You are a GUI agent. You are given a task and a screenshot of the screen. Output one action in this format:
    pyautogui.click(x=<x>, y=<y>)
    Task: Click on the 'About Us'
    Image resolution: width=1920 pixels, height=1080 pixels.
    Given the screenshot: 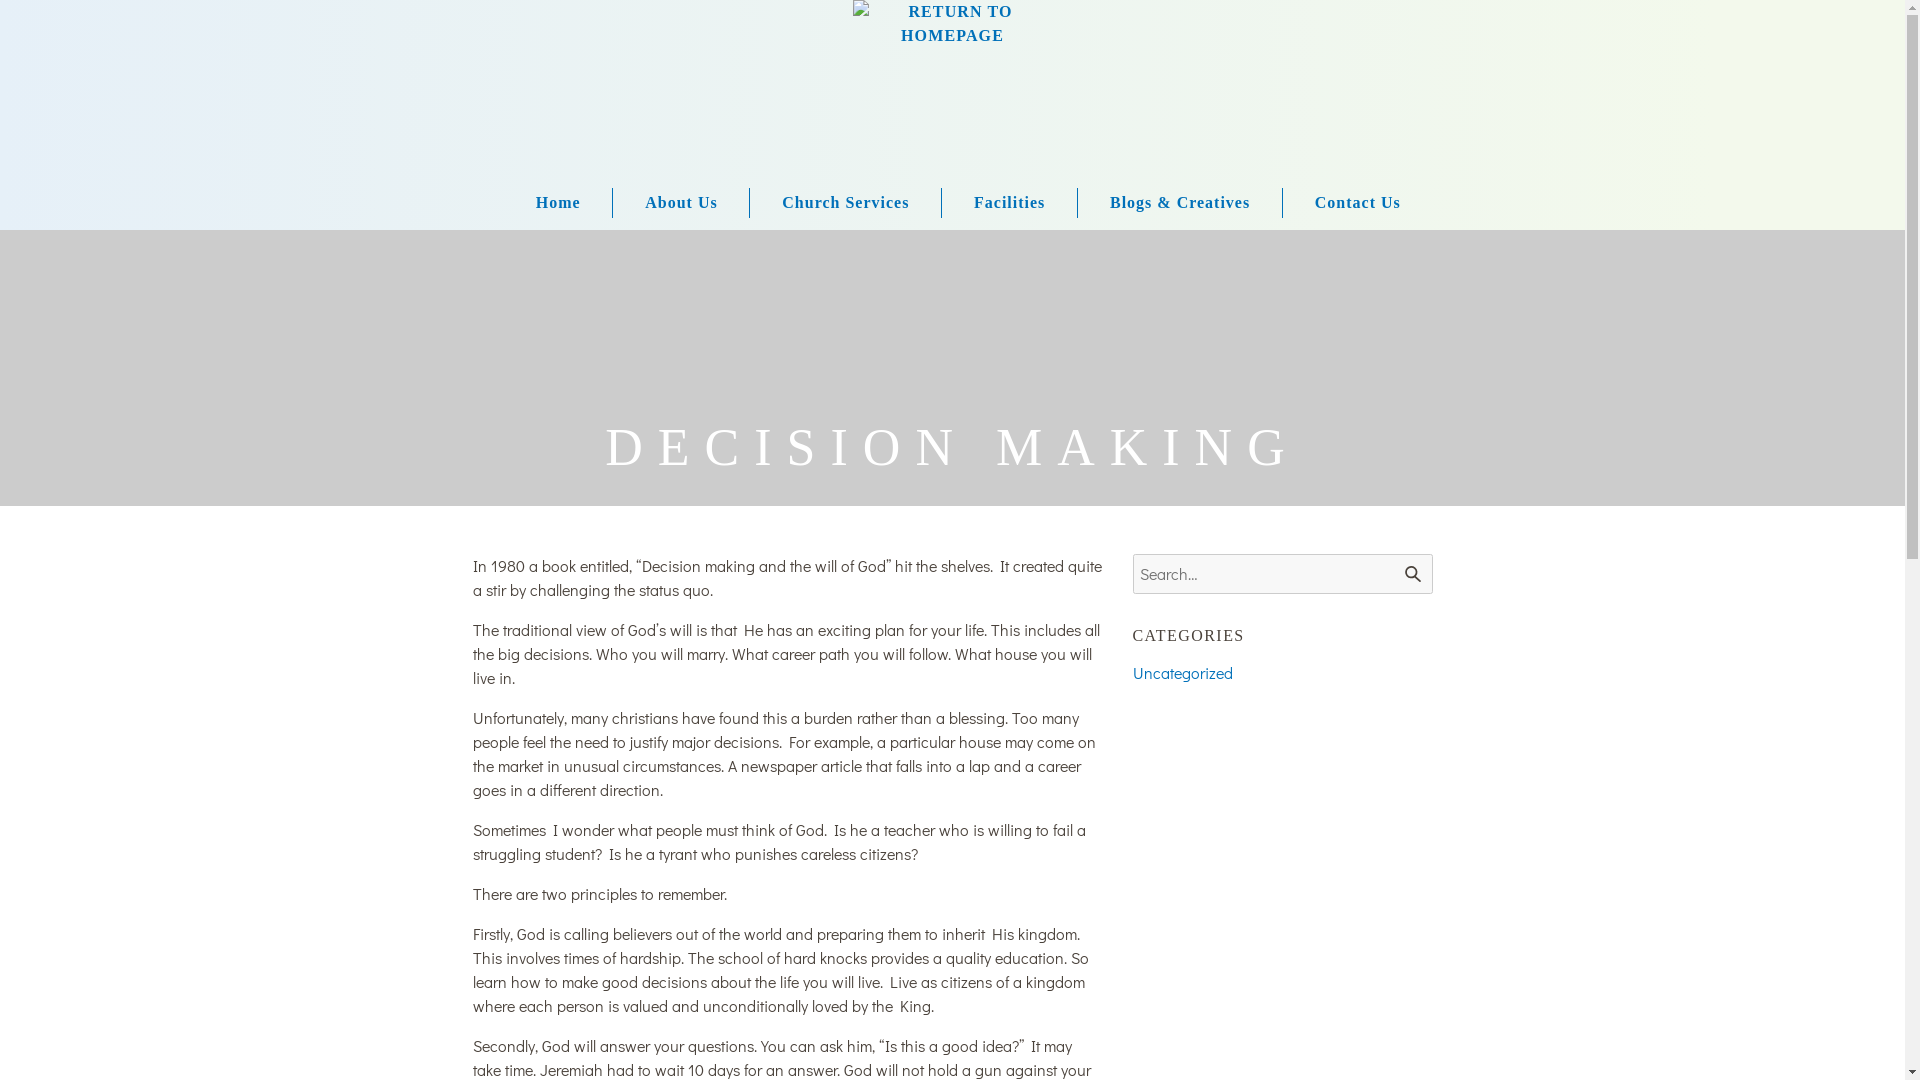 What is the action you would take?
    pyautogui.click(x=610, y=203)
    